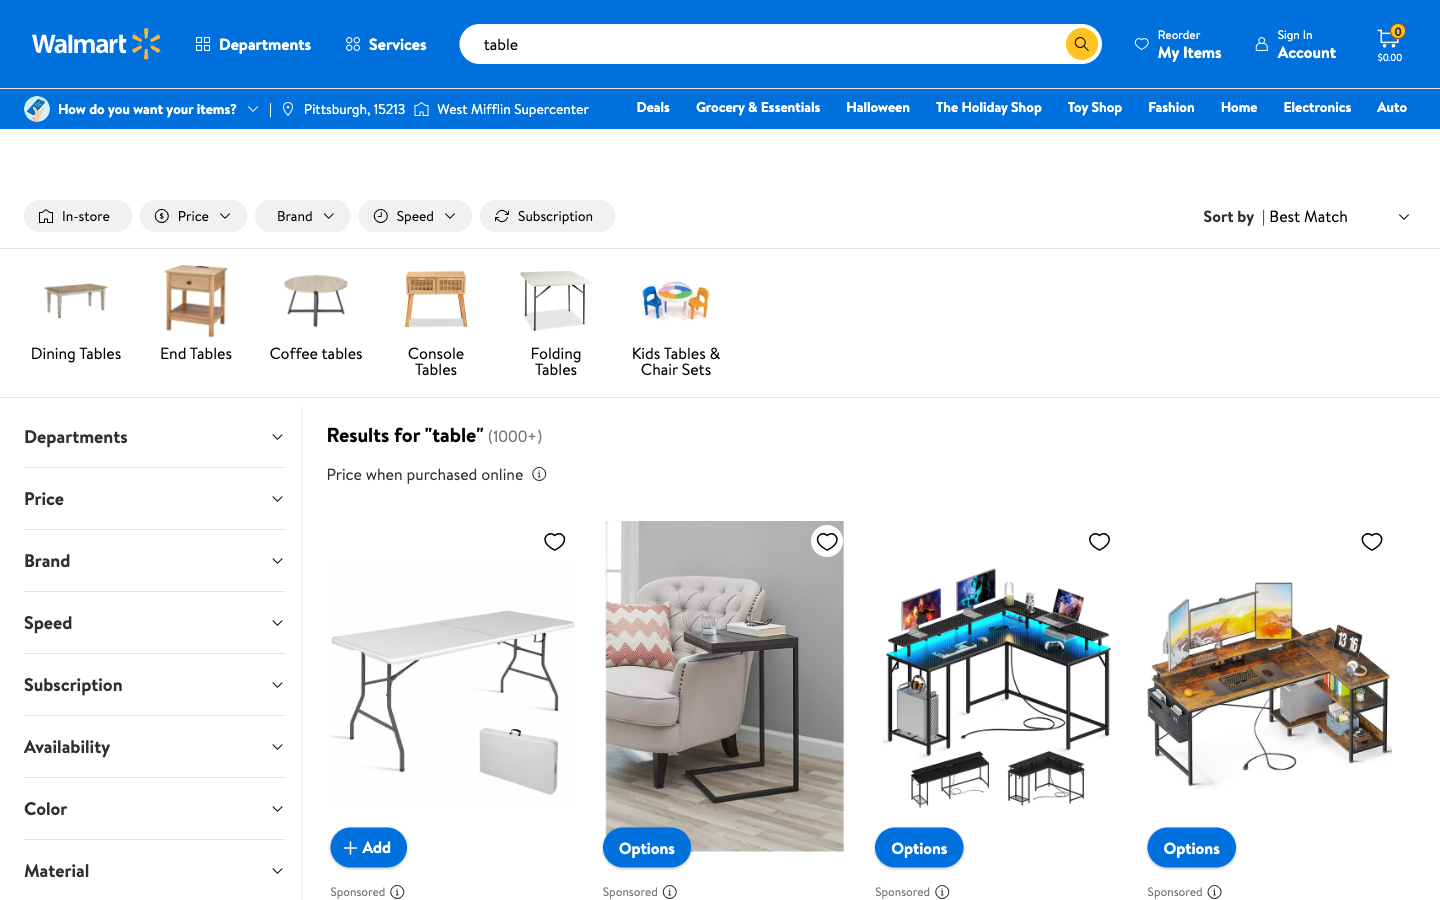  What do you see at coordinates (97, 43) in the screenshot?
I see `the homepage by clicking on the Walmart icon` at bounding box center [97, 43].